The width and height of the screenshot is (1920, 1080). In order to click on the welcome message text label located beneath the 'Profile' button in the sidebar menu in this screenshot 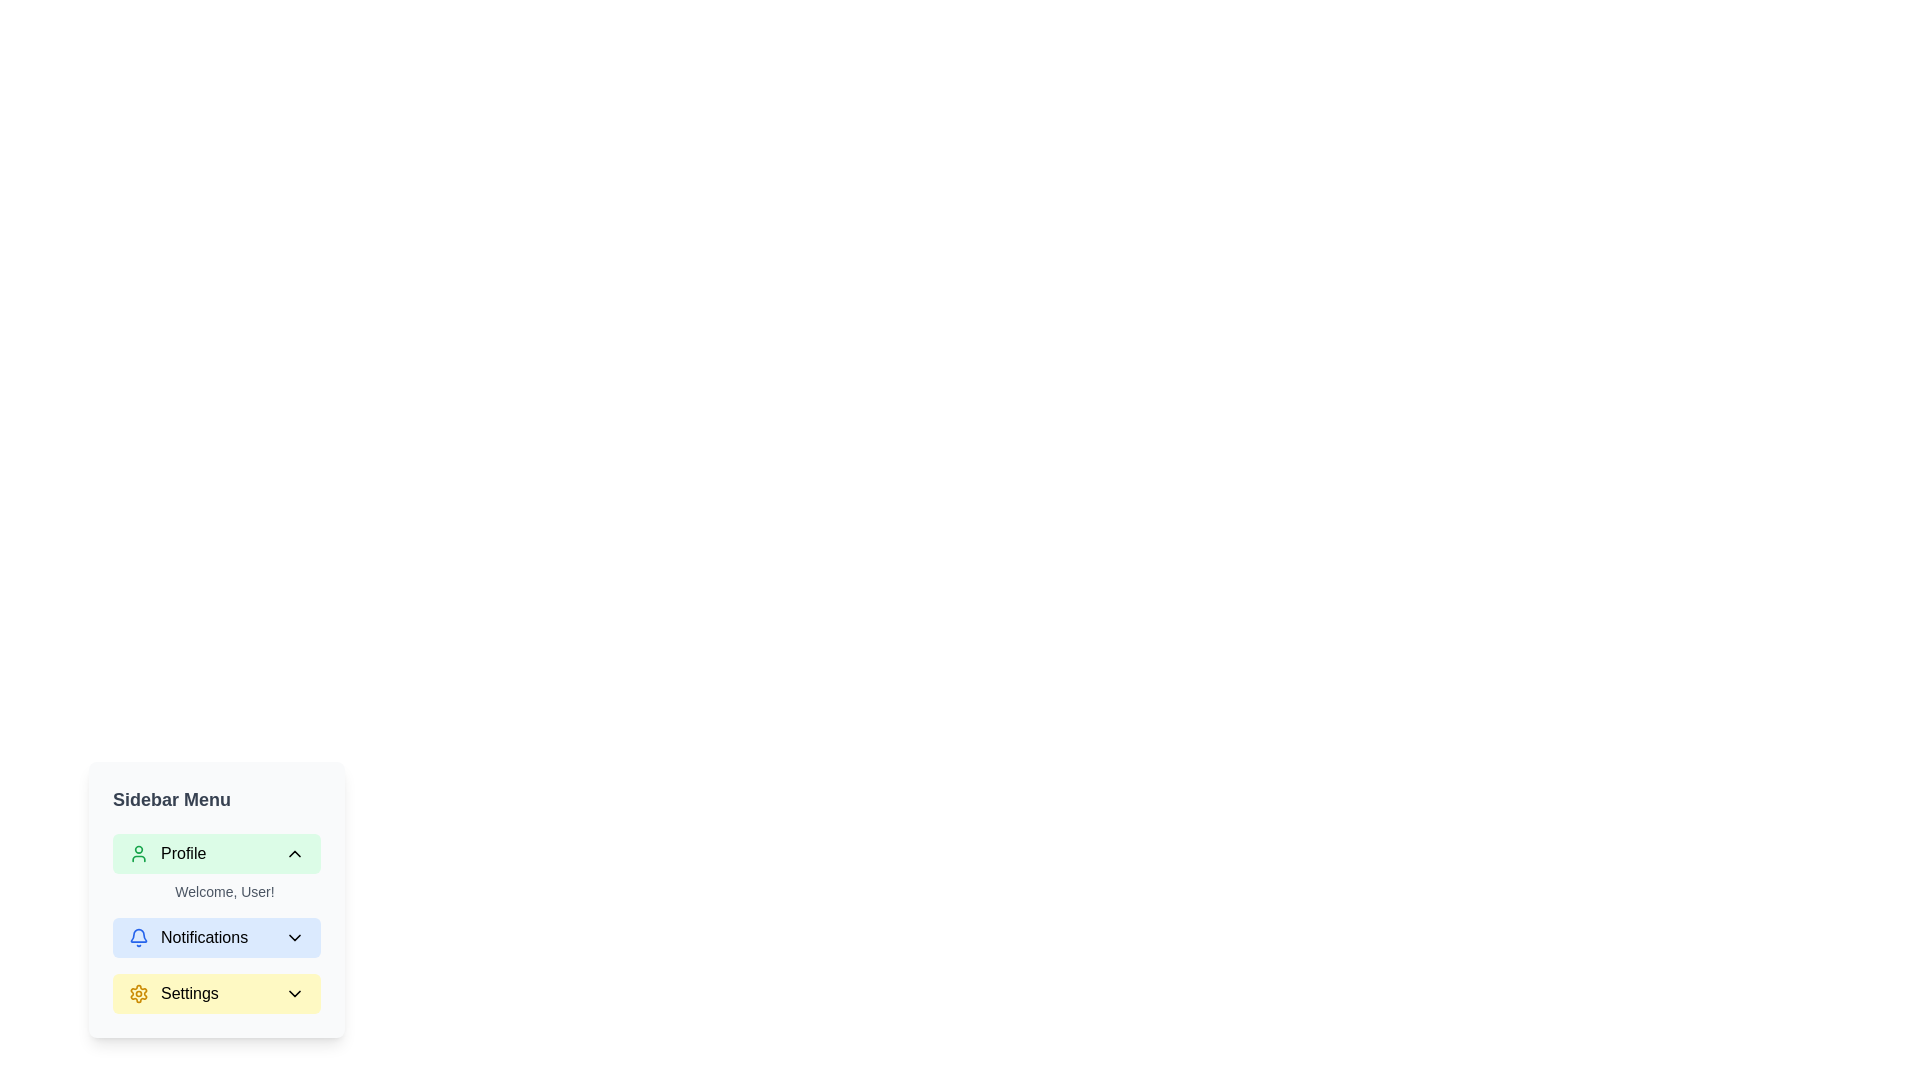, I will do `click(225, 890)`.